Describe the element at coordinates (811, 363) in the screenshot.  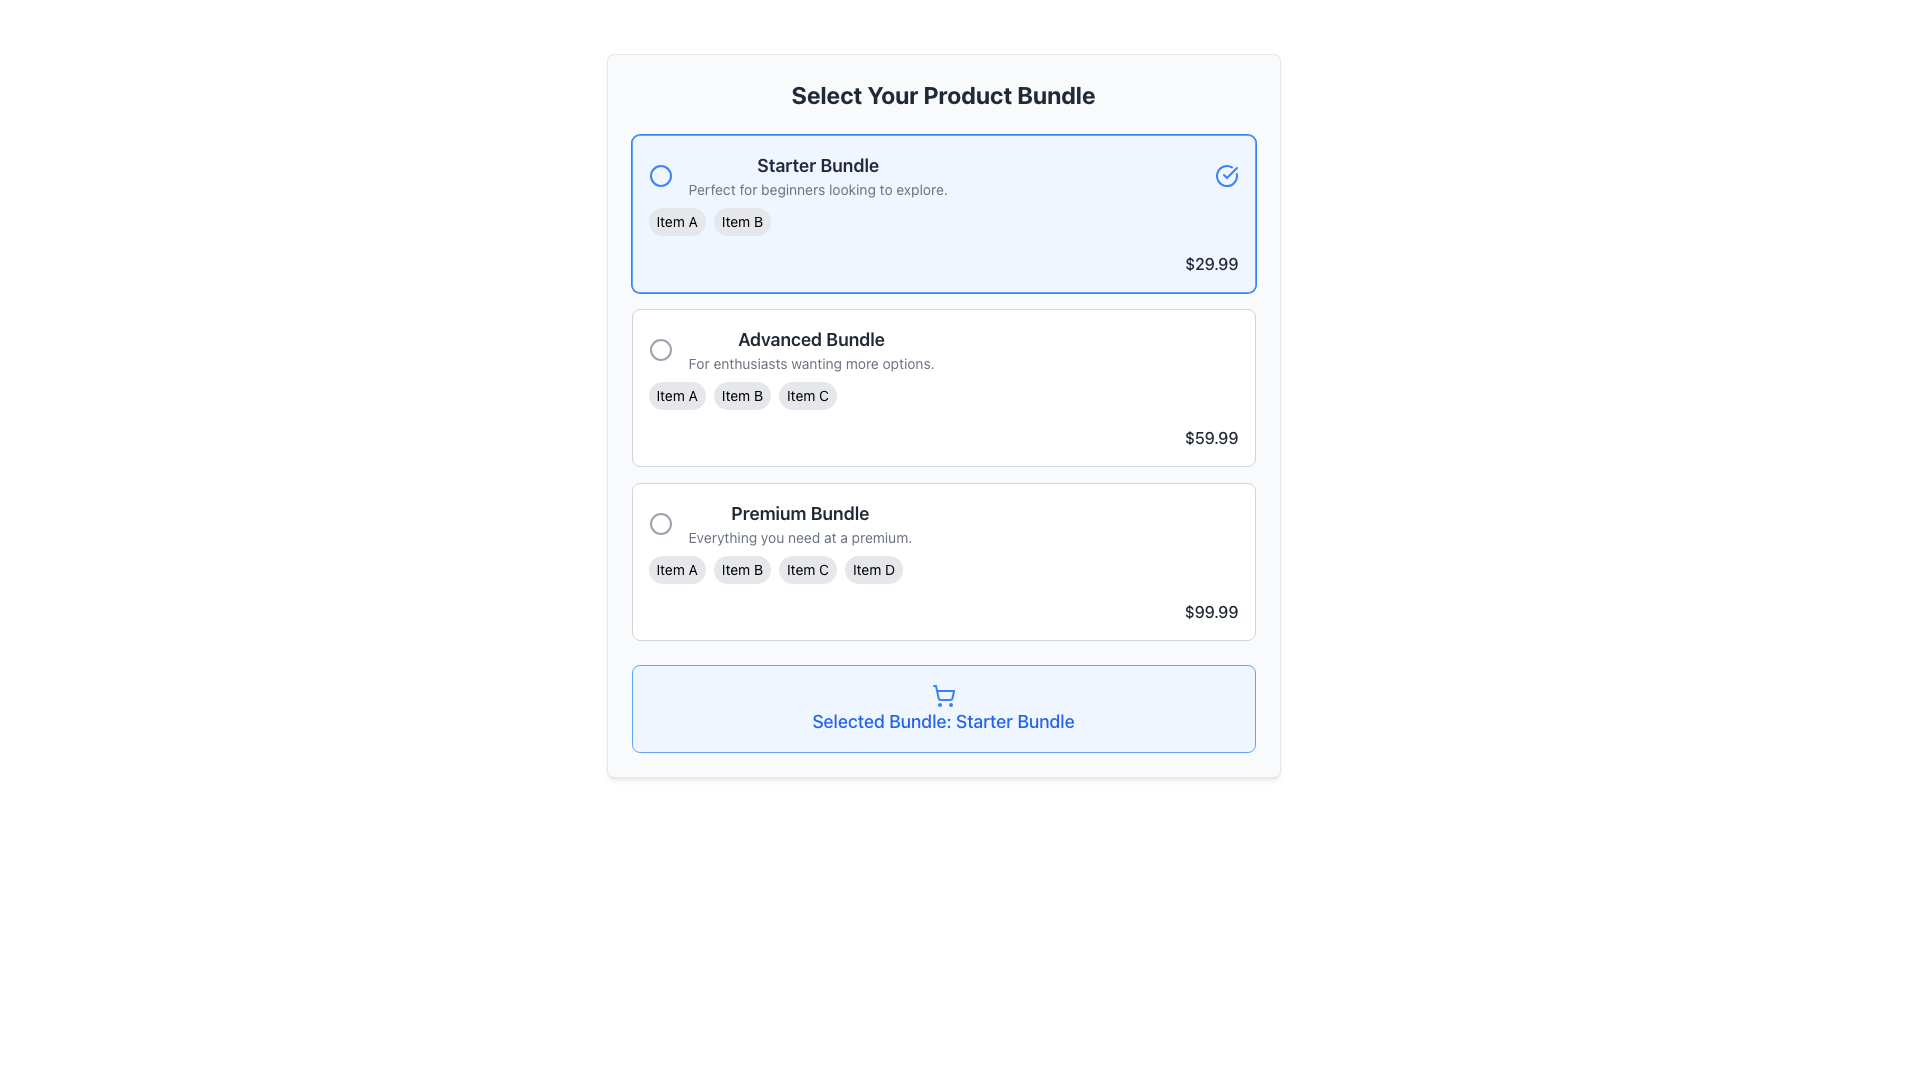
I see `the text label that reads 'For enthusiasts wanting more options.' which is located below the 'Advanced Bundle' label within the 'Advanced Bundle' card` at that location.